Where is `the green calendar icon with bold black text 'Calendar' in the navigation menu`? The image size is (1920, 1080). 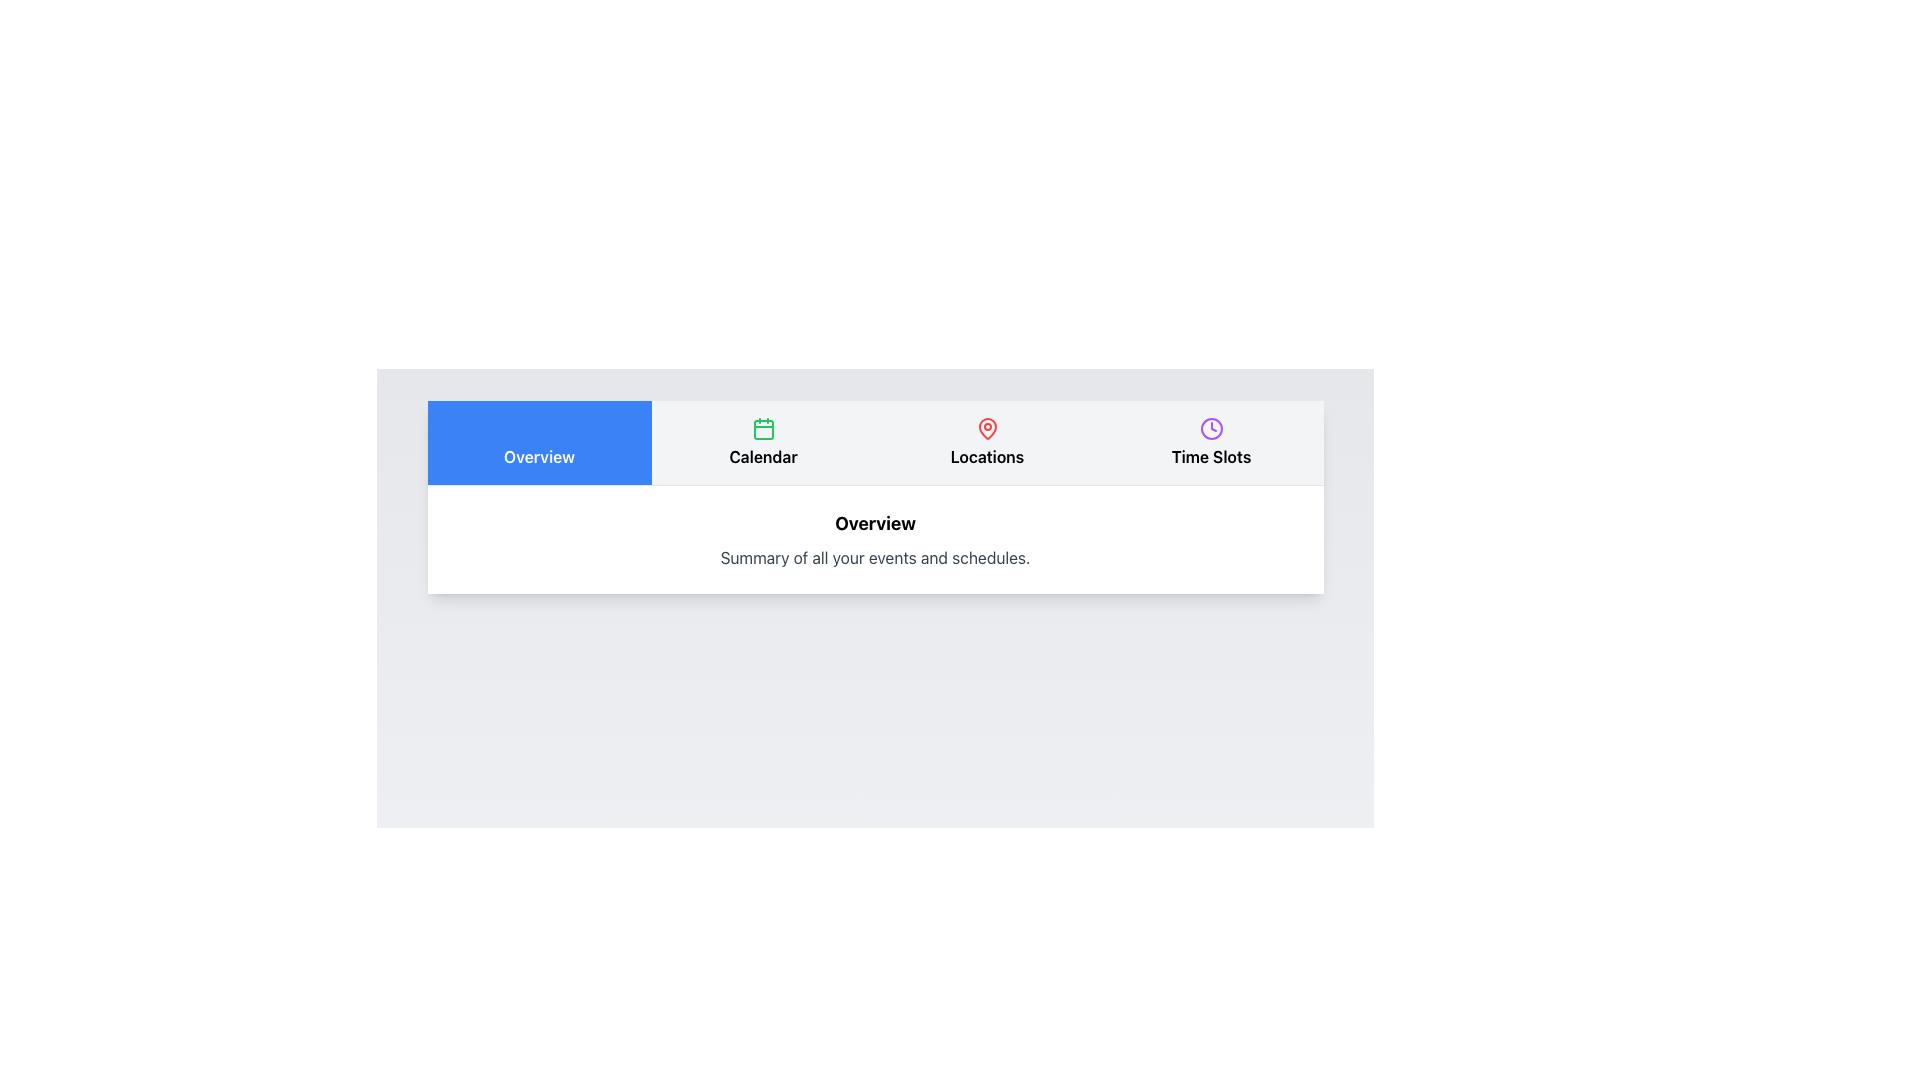
the green calendar icon with bold black text 'Calendar' in the navigation menu is located at coordinates (762, 442).